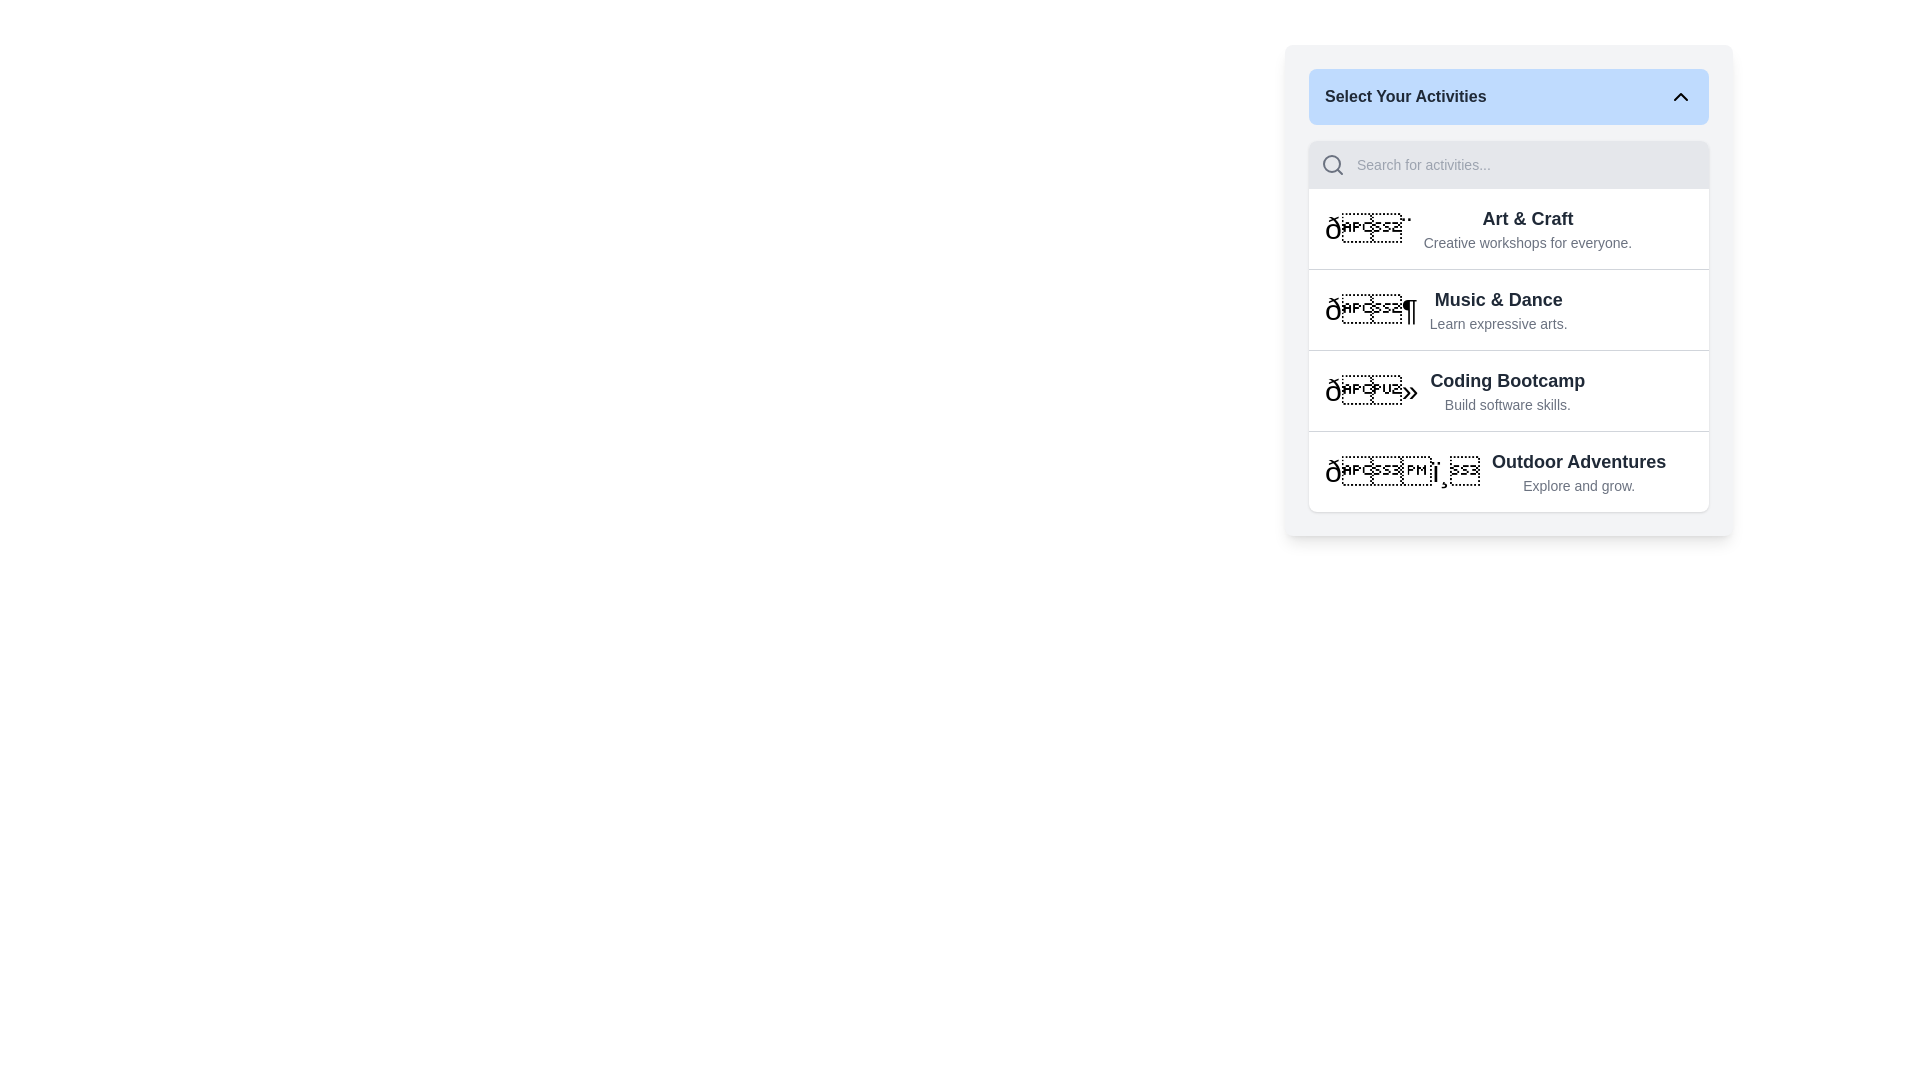  I want to click on text from the 'Outdoor Adventures' text block, which includes the heading 'Outdoor Adventures' and the subtitle 'Explore and grow.', so click(1578, 471).